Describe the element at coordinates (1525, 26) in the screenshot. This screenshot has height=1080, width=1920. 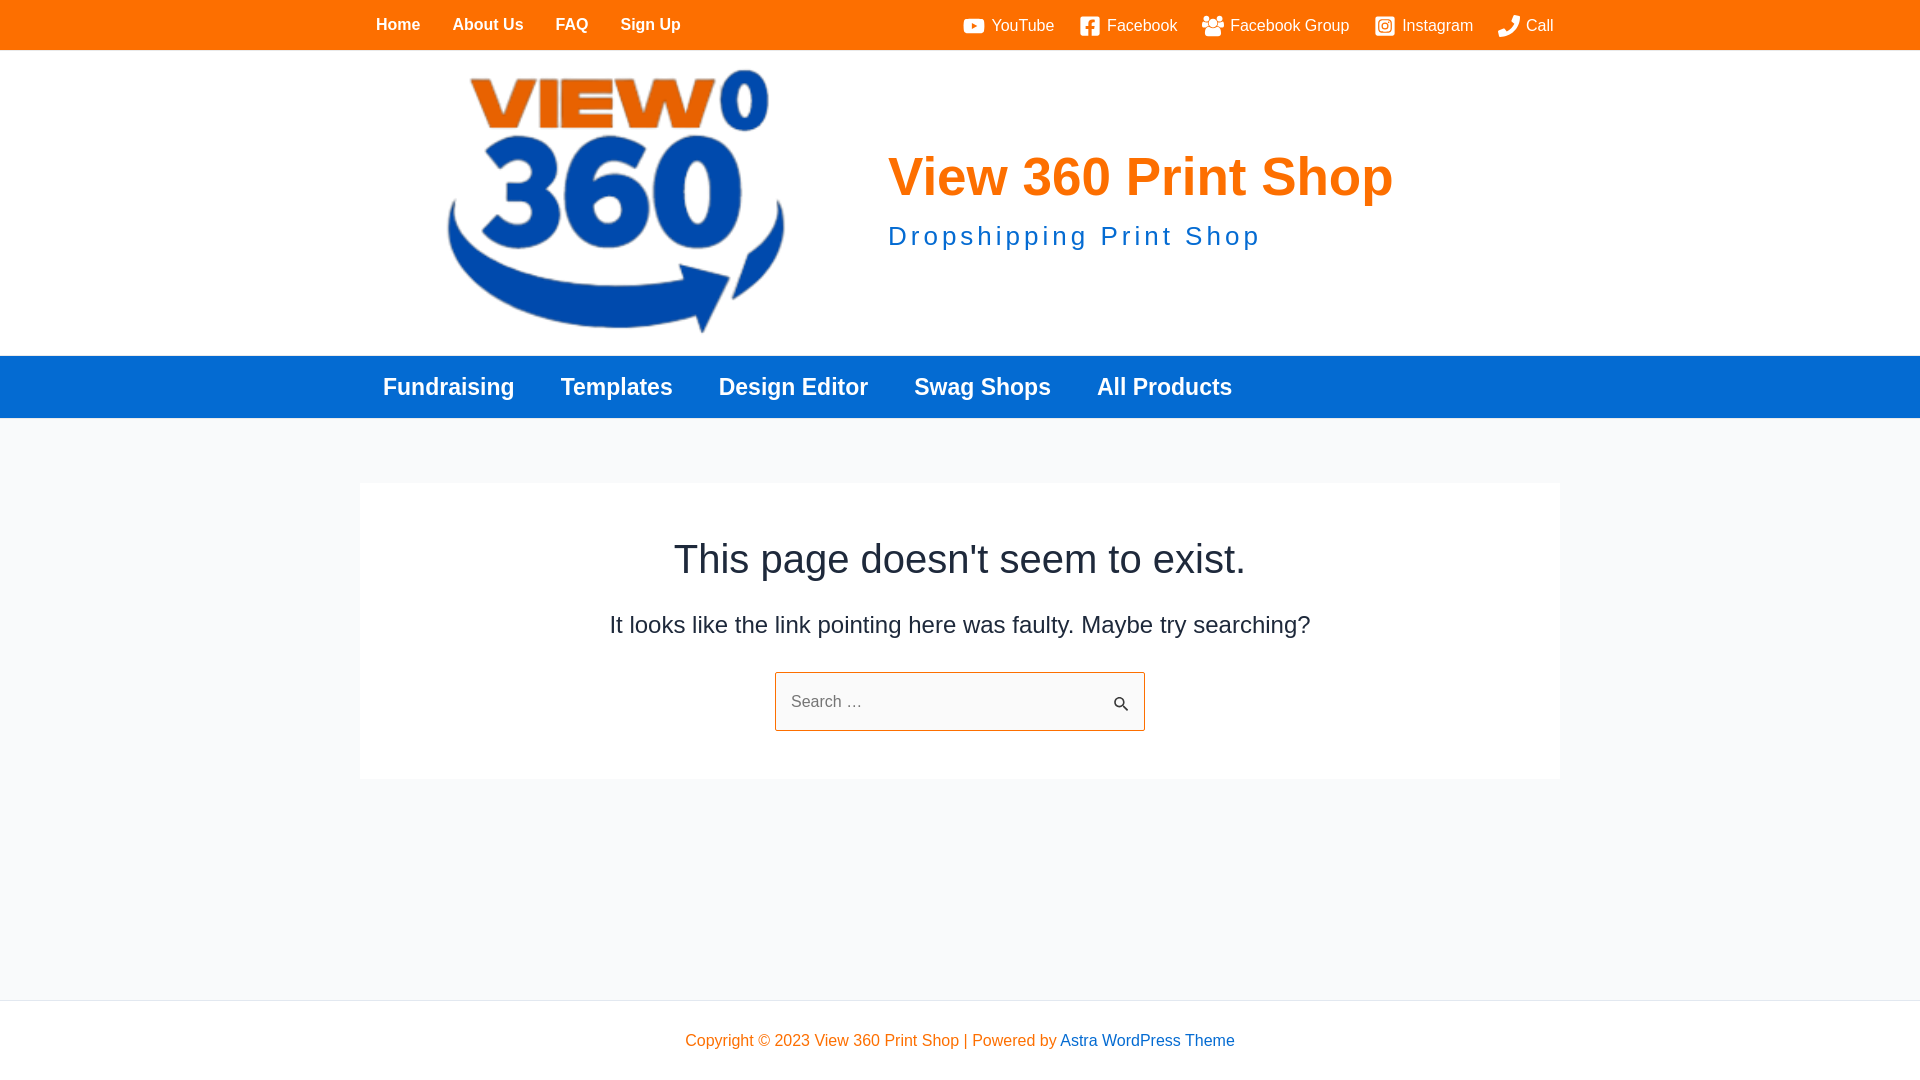
I see `'Call'` at that location.